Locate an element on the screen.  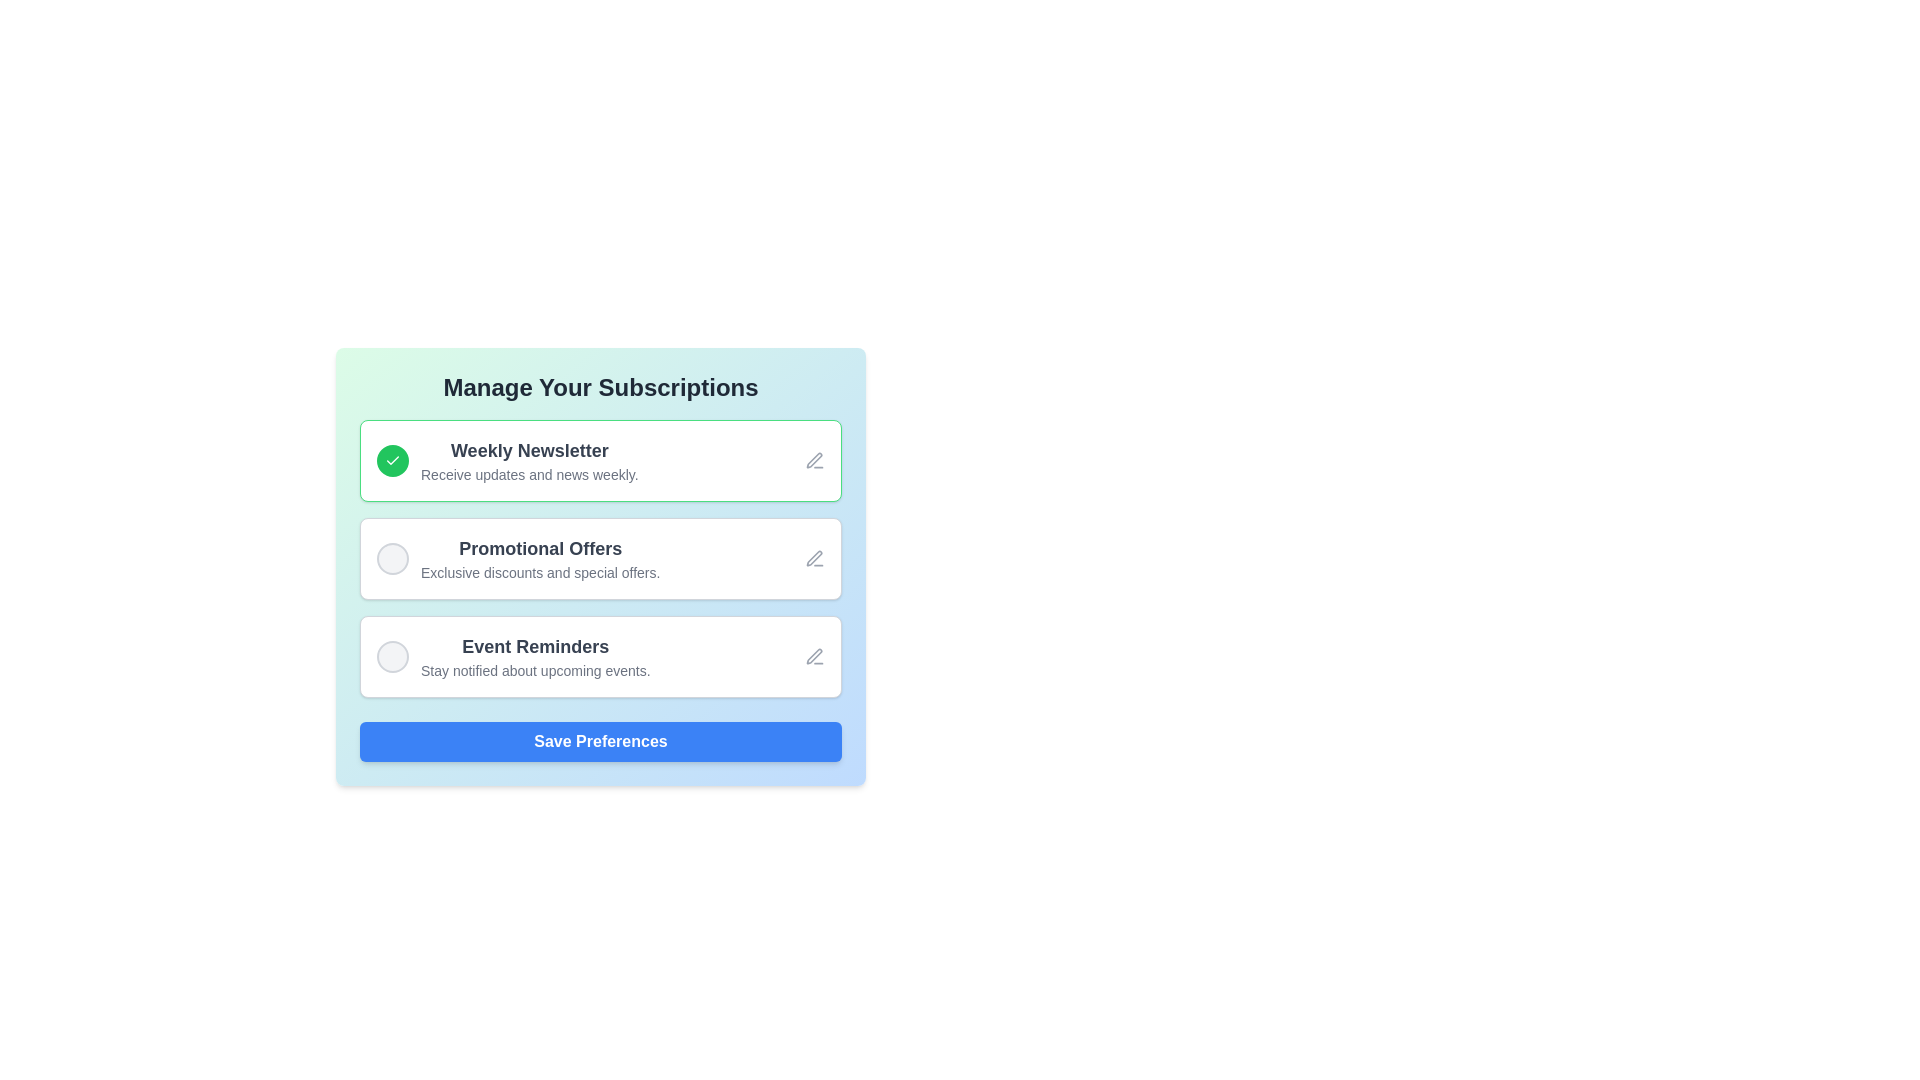
the gray pen icon located at the top-right corner of the 'Weekly Newsletter' subscription box to initiate an edit action is located at coordinates (815, 461).